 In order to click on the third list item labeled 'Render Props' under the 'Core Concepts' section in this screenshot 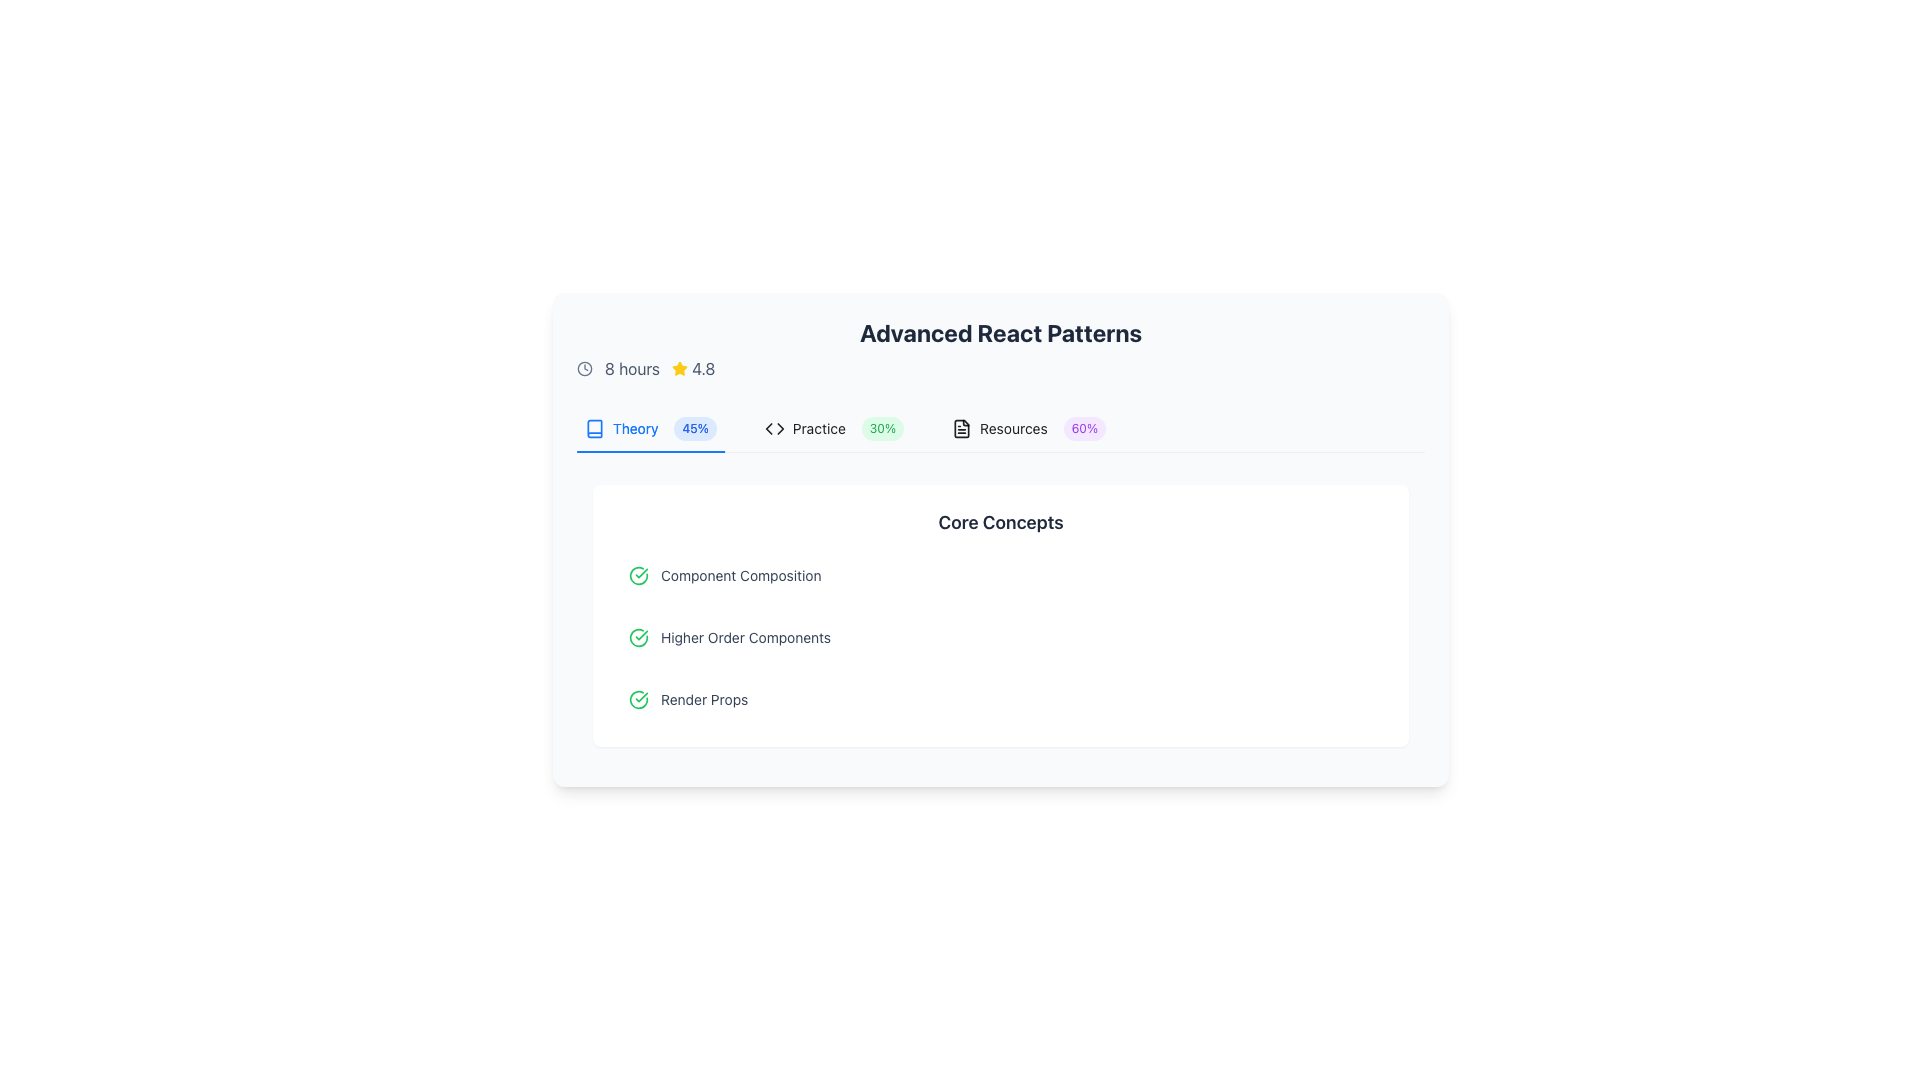, I will do `click(1001, 698)`.